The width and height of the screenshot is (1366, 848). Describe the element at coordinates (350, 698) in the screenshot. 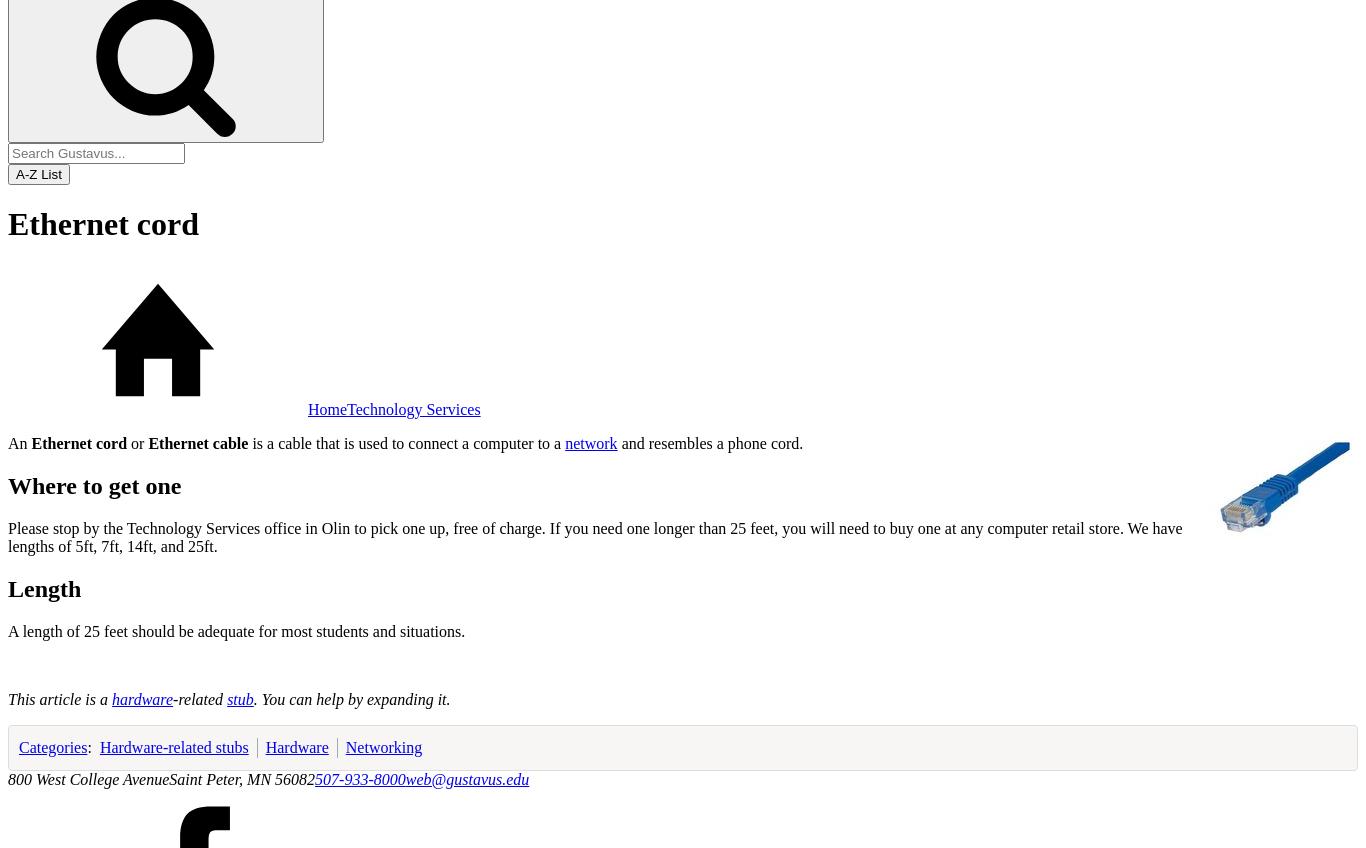

I see `'. You can help by expanding it.'` at that location.